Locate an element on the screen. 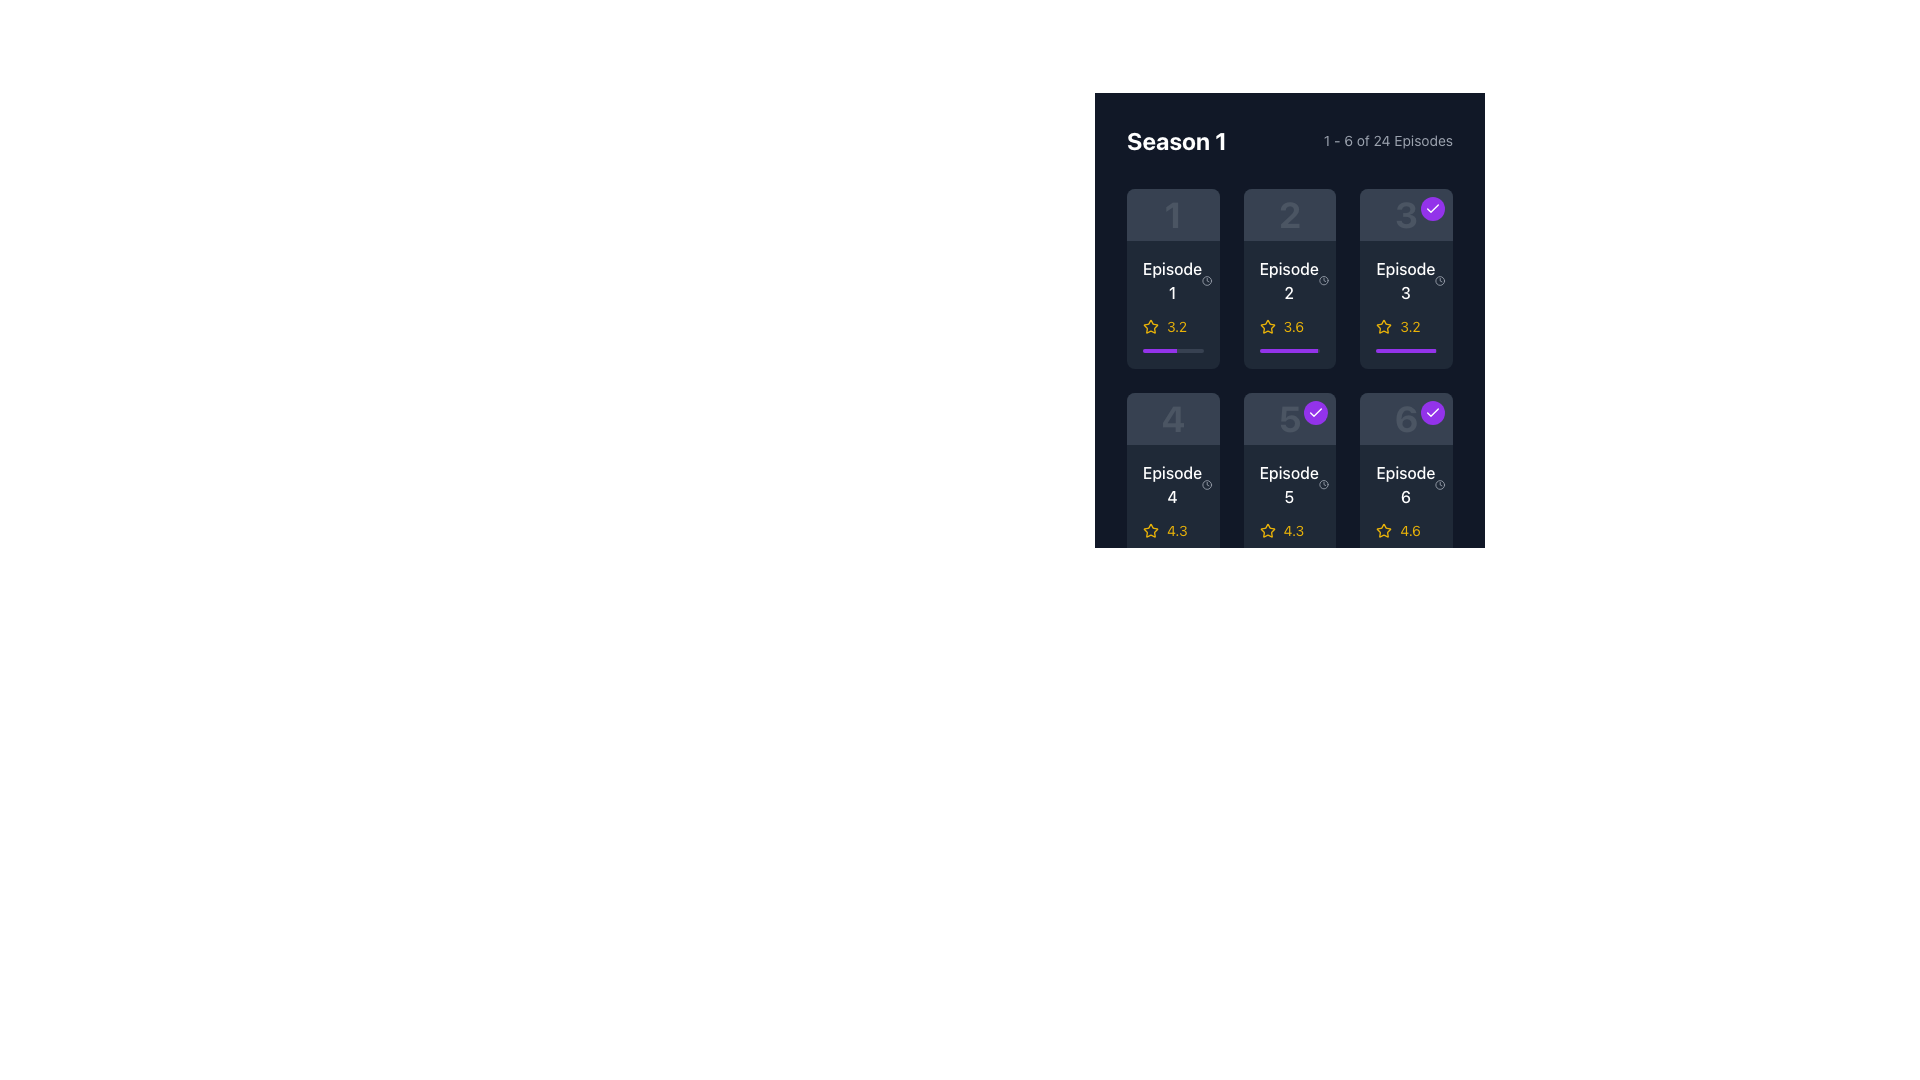 The image size is (1920, 1080). the filled portion of the progress bar segment located below the last row of episode cards, which visually indicates progress in the UI is located at coordinates (1395, 555).